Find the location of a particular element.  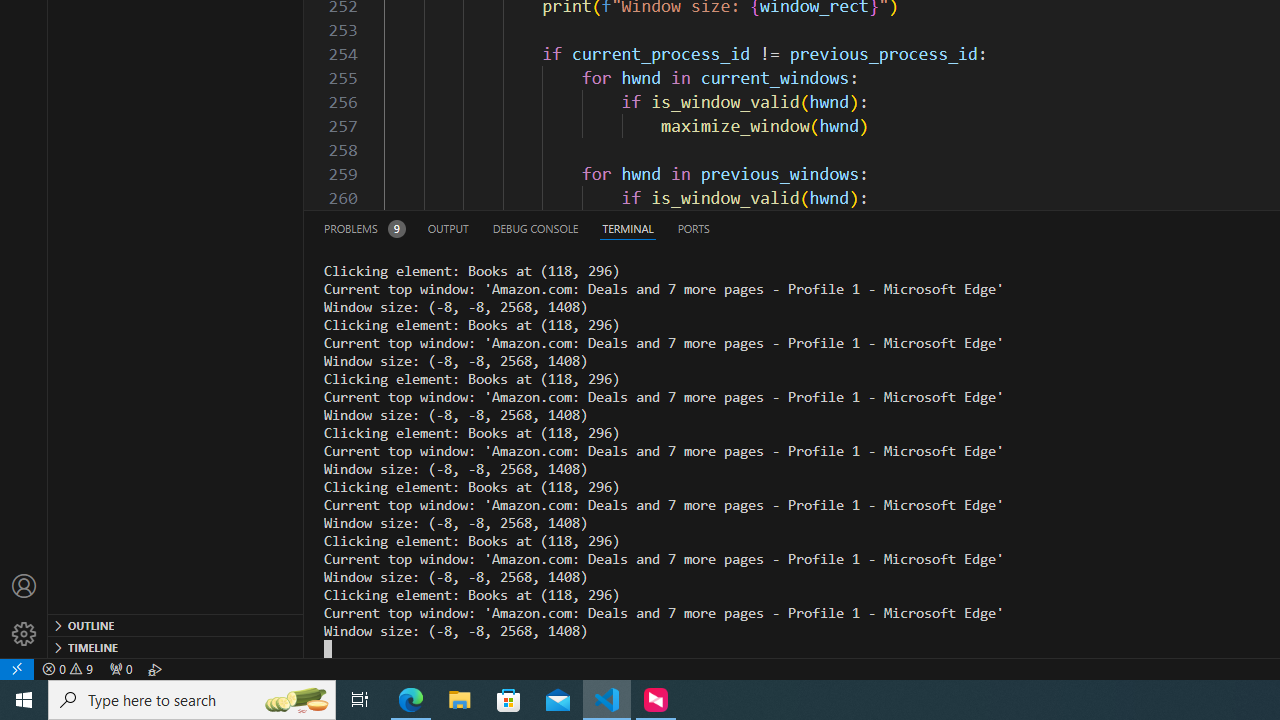

'Accounts' is located at coordinates (24, 585).